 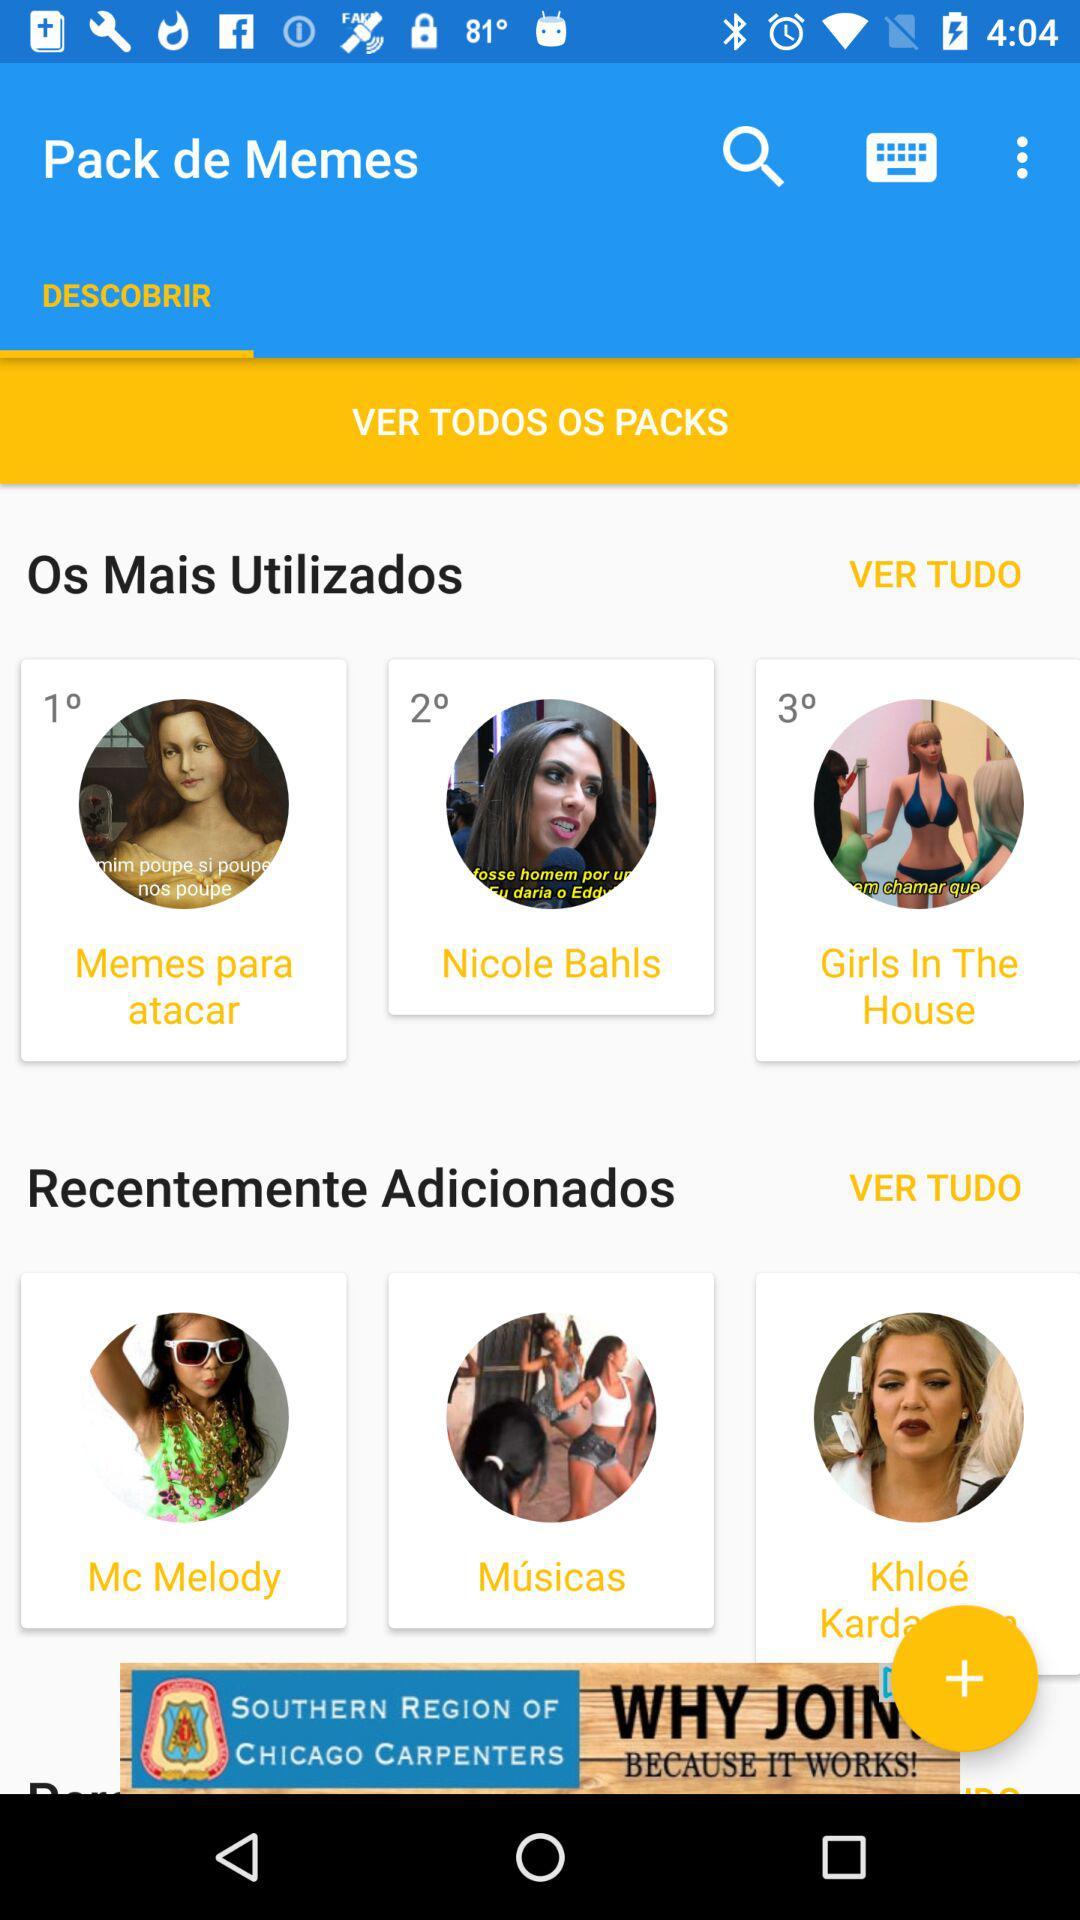 What do you see at coordinates (540, 1727) in the screenshot?
I see `advertising` at bounding box center [540, 1727].